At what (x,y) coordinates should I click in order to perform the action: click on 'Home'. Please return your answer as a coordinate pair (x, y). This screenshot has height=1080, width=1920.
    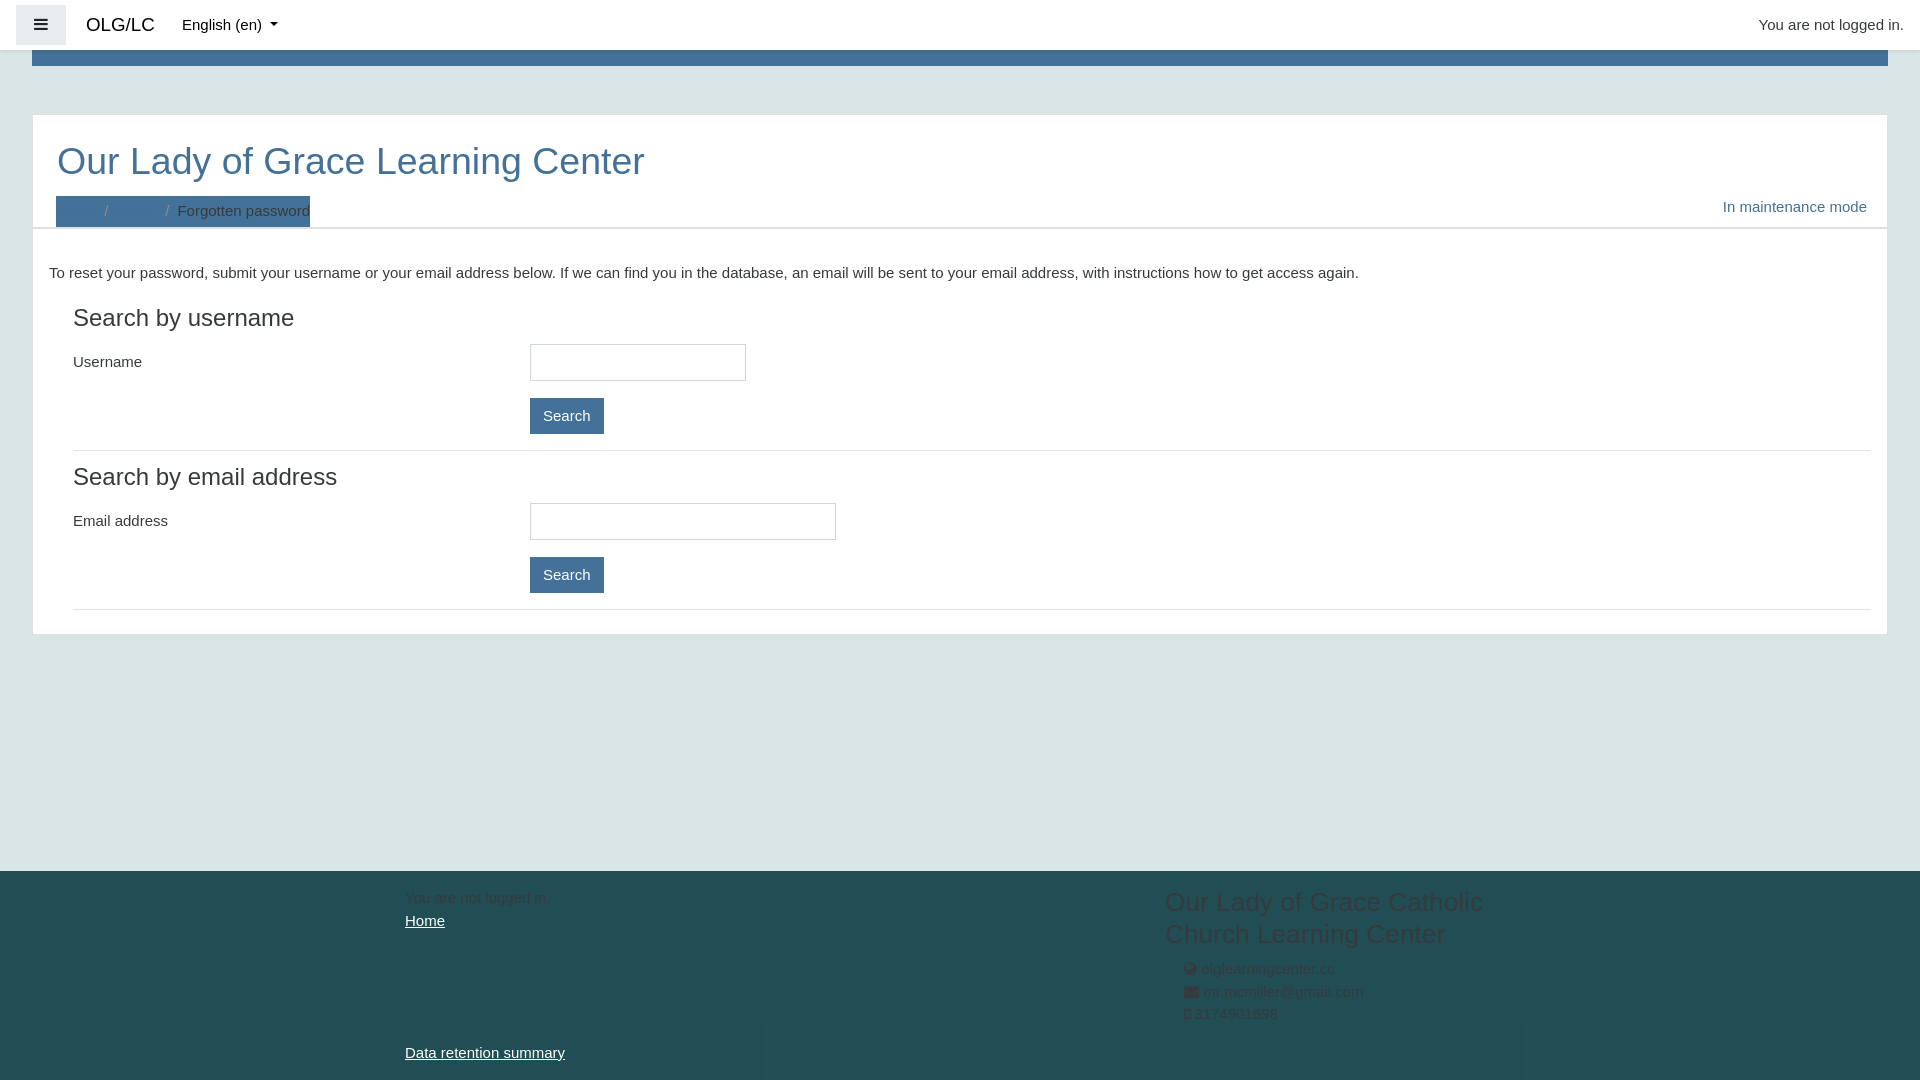
    Looking at the image, I should click on (424, 920).